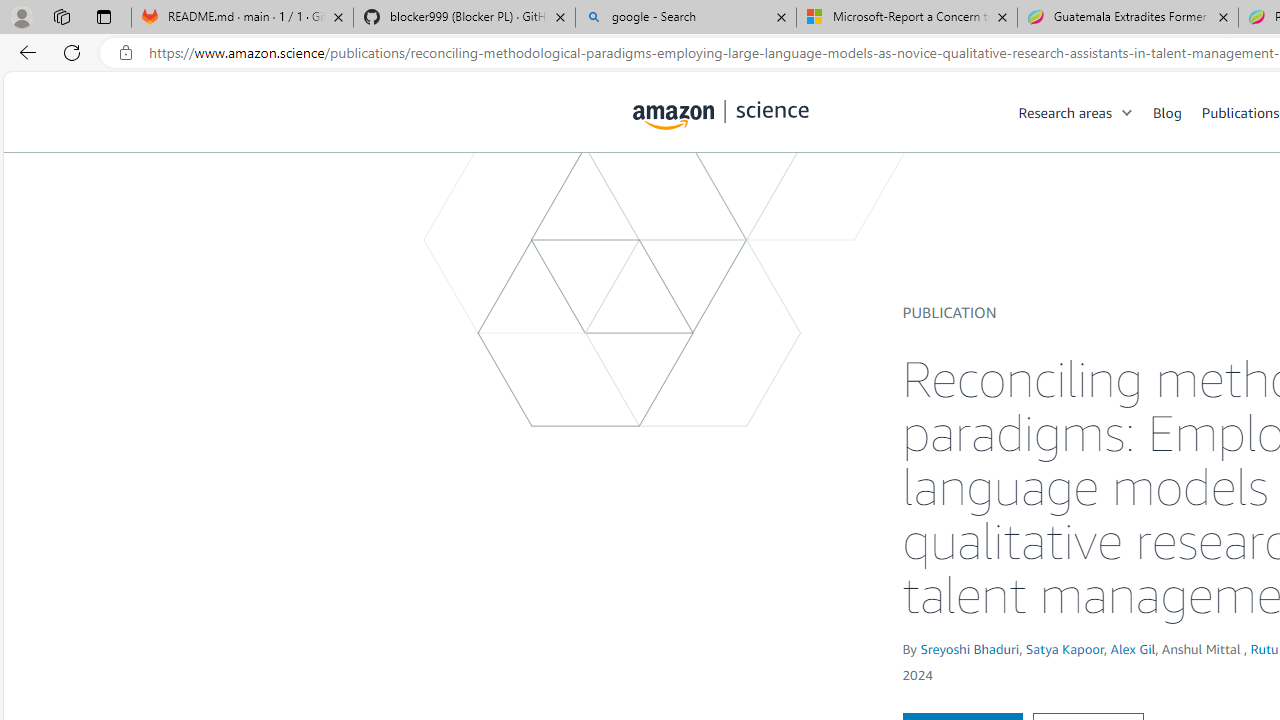  I want to click on 'amazon-science-logo.svg', so click(720, 115).